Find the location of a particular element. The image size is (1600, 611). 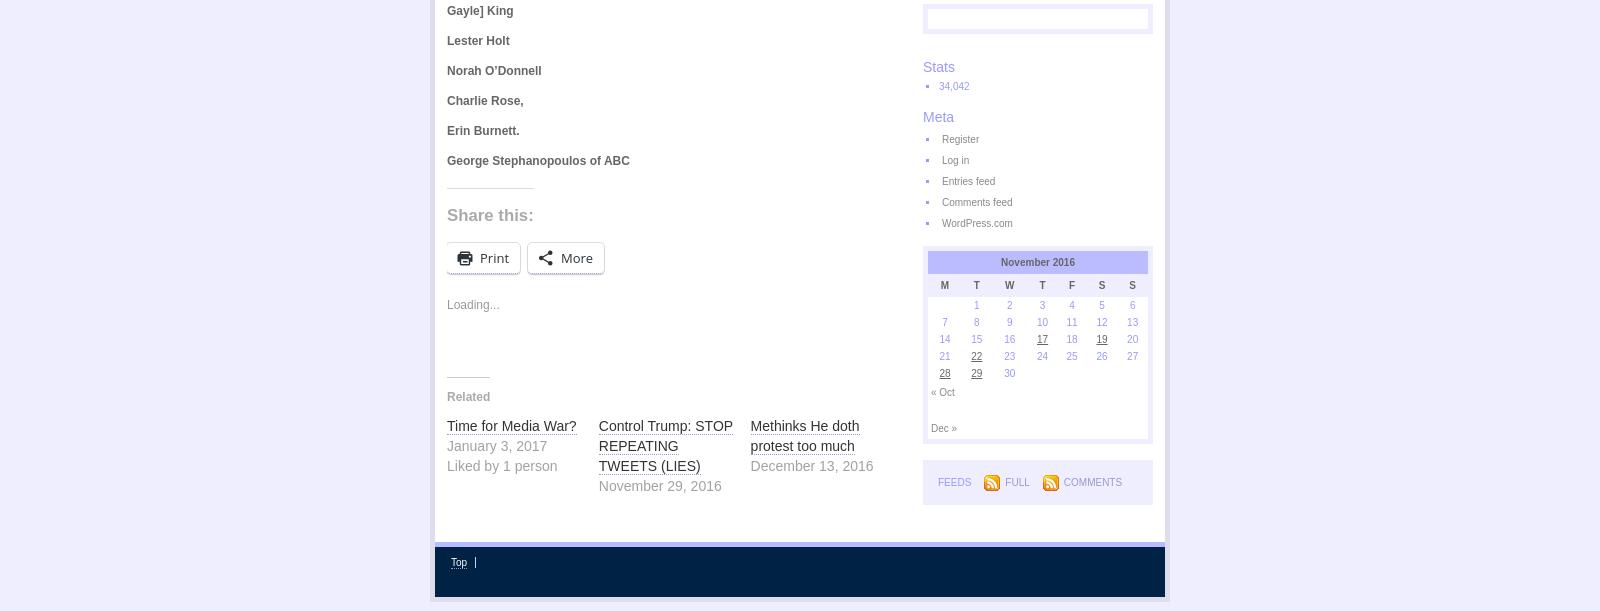

'5' is located at coordinates (1101, 305).